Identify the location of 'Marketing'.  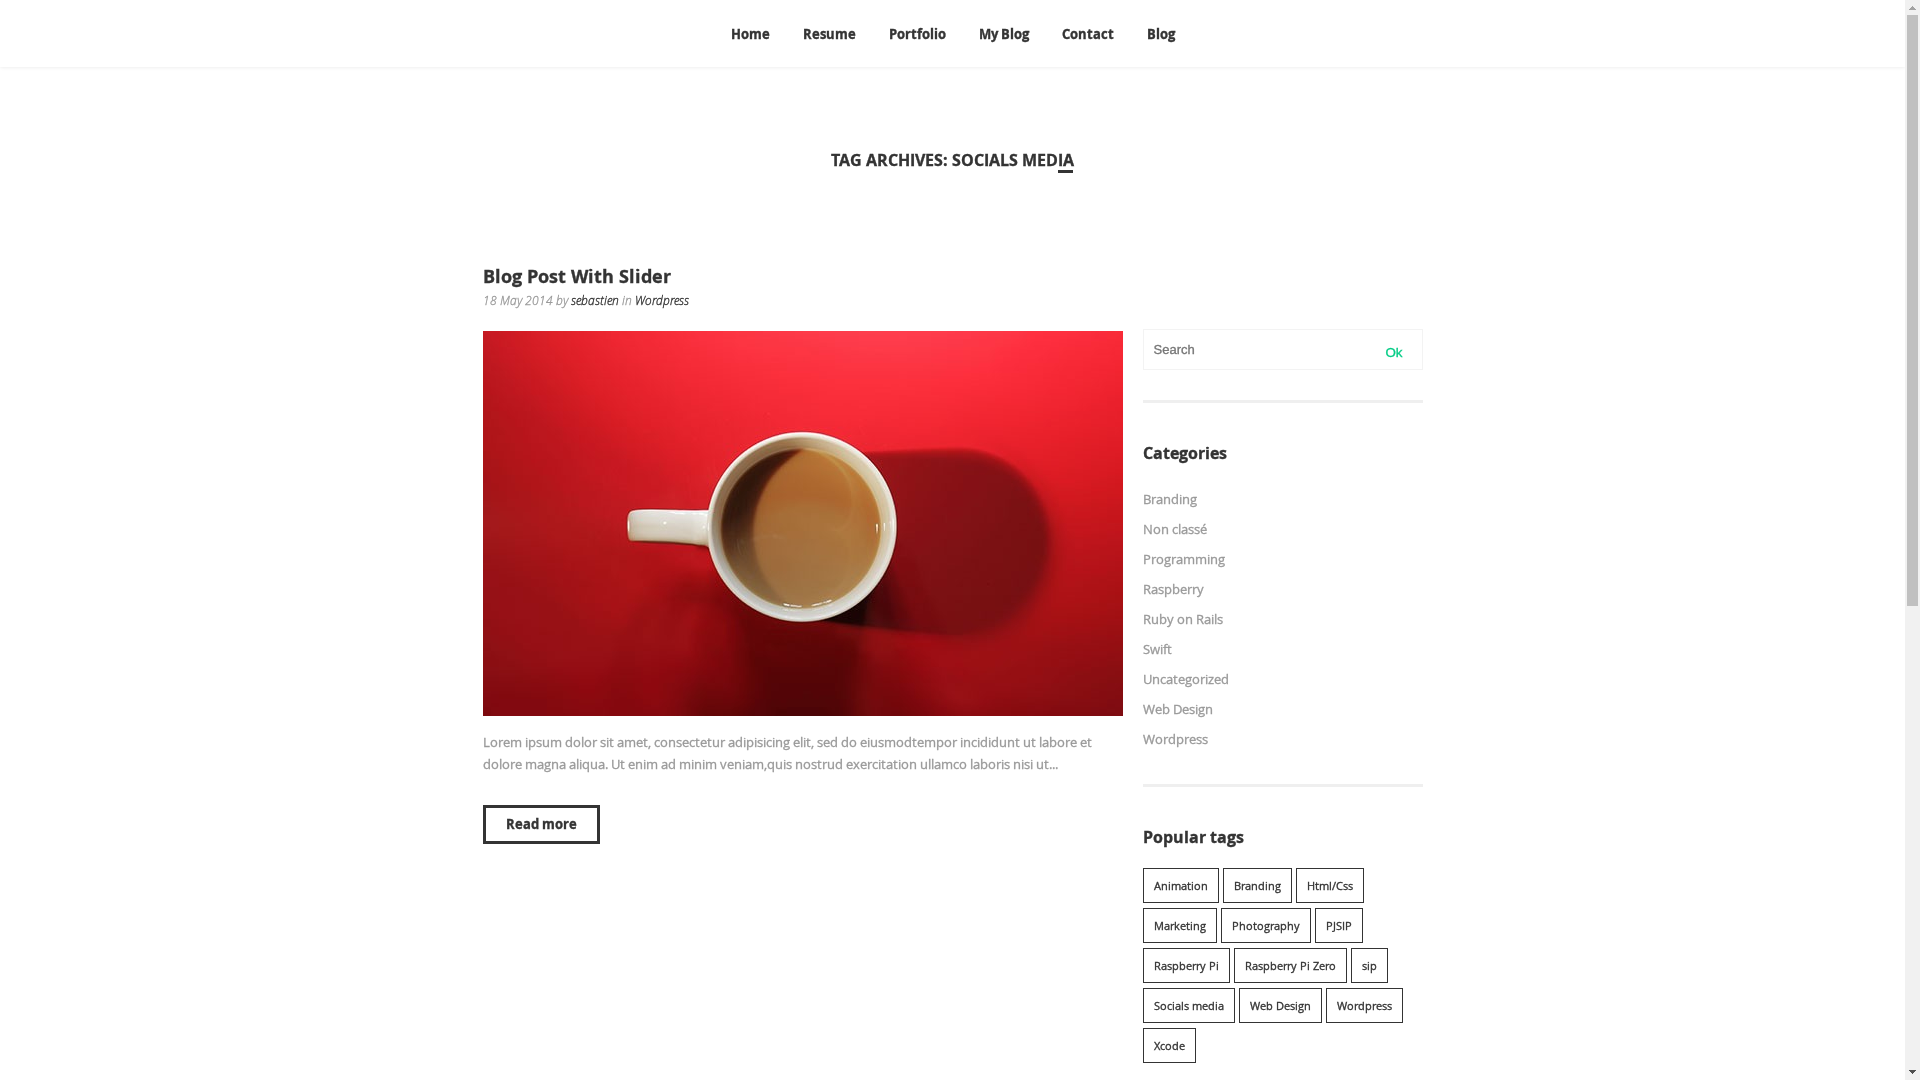
(1179, 925).